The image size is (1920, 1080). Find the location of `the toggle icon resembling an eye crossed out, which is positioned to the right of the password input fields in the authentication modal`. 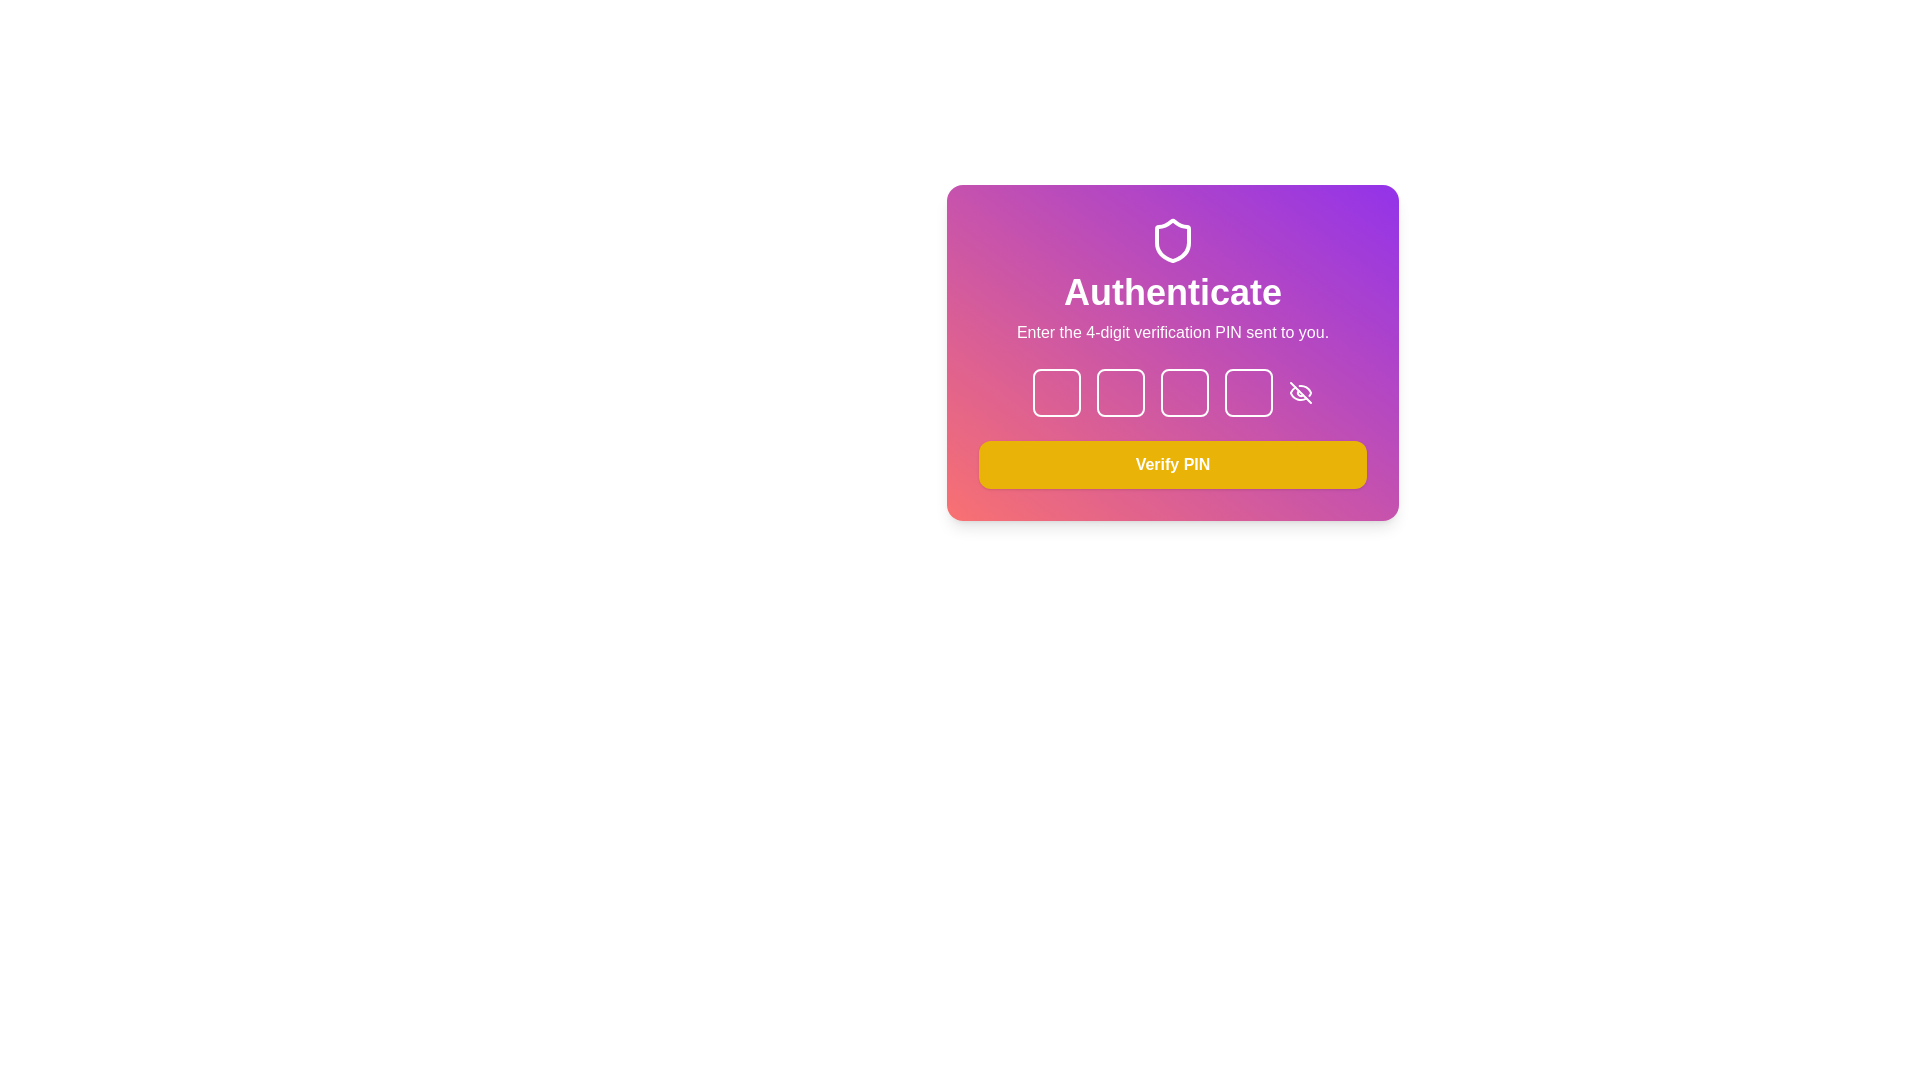

the toggle icon resembling an eye crossed out, which is positioned to the right of the password input fields in the authentication modal is located at coordinates (1300, 393).